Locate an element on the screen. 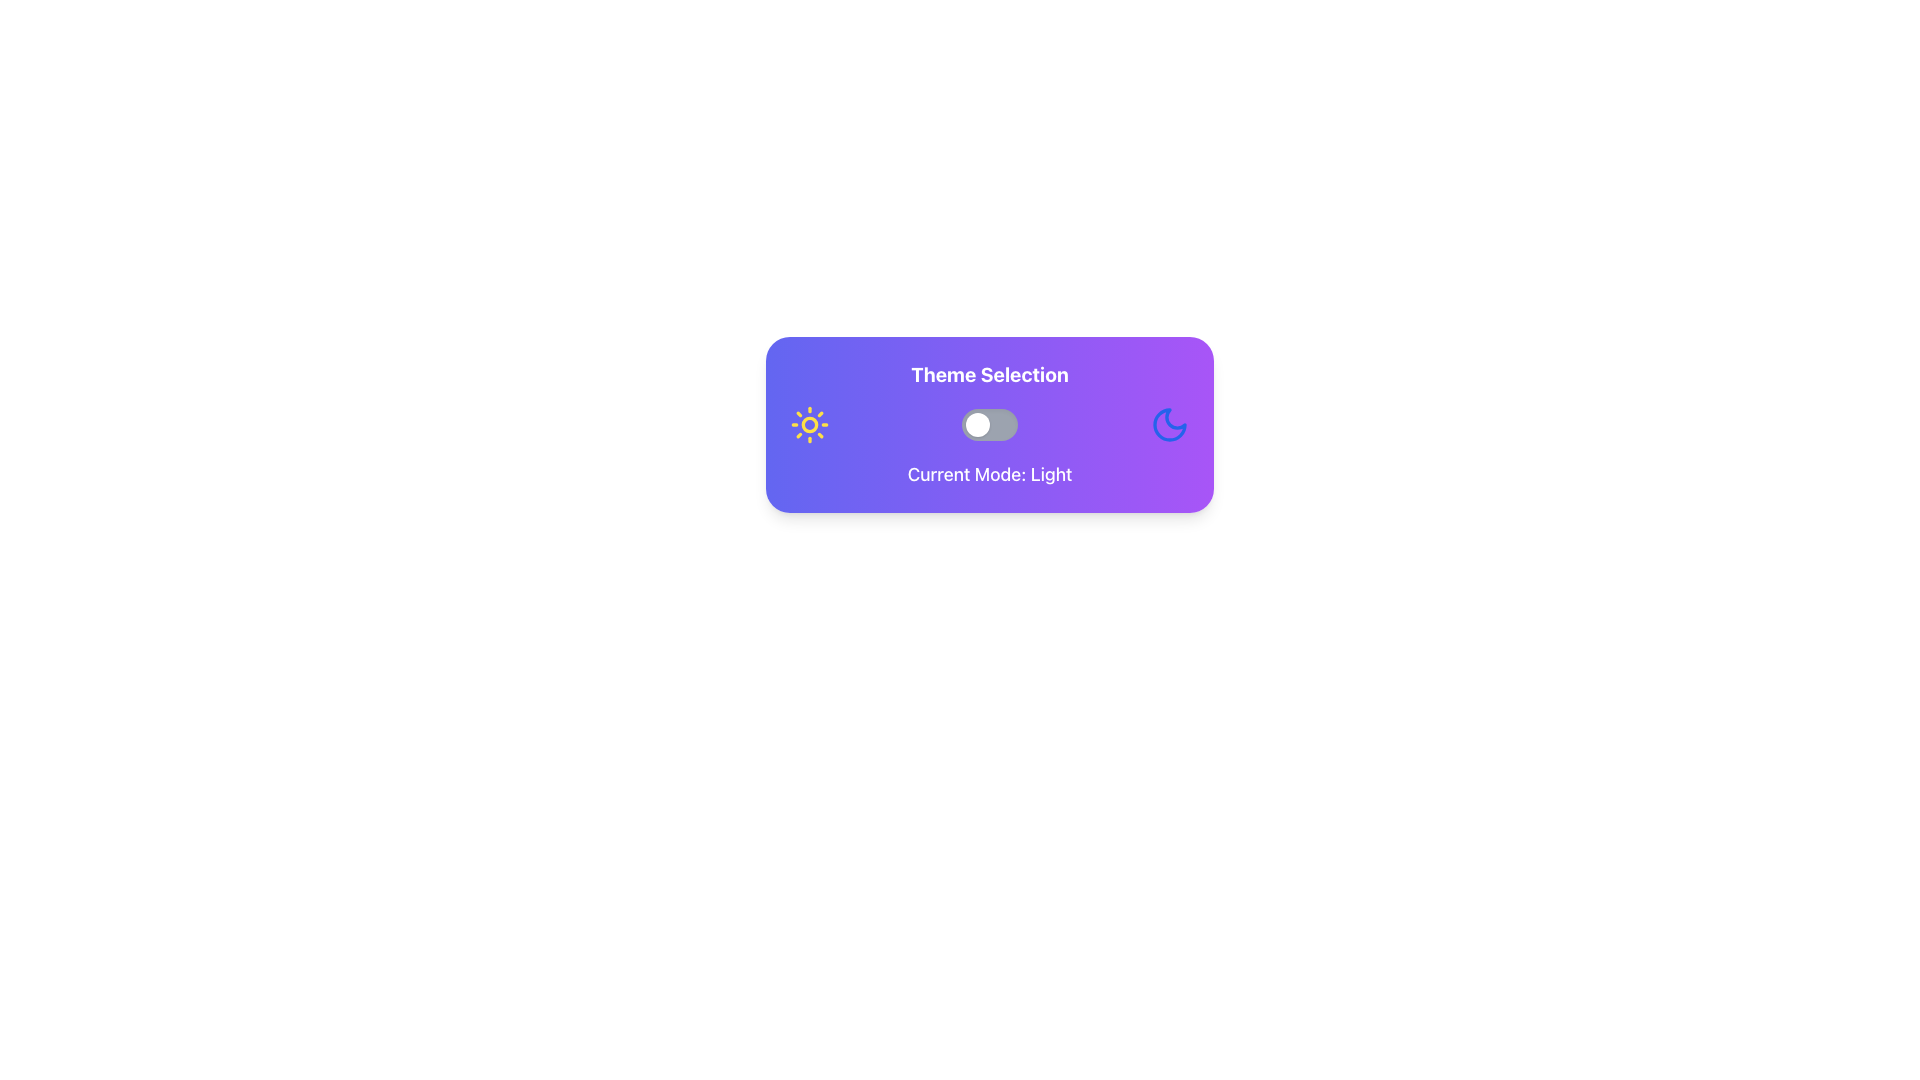 This screenshot has height=1080, width=1920. the Interactive card with toggle switch that displays 'Theme Selection' at the top and indicates 'Light' mode in the middle is located at coordinates (989, 423).